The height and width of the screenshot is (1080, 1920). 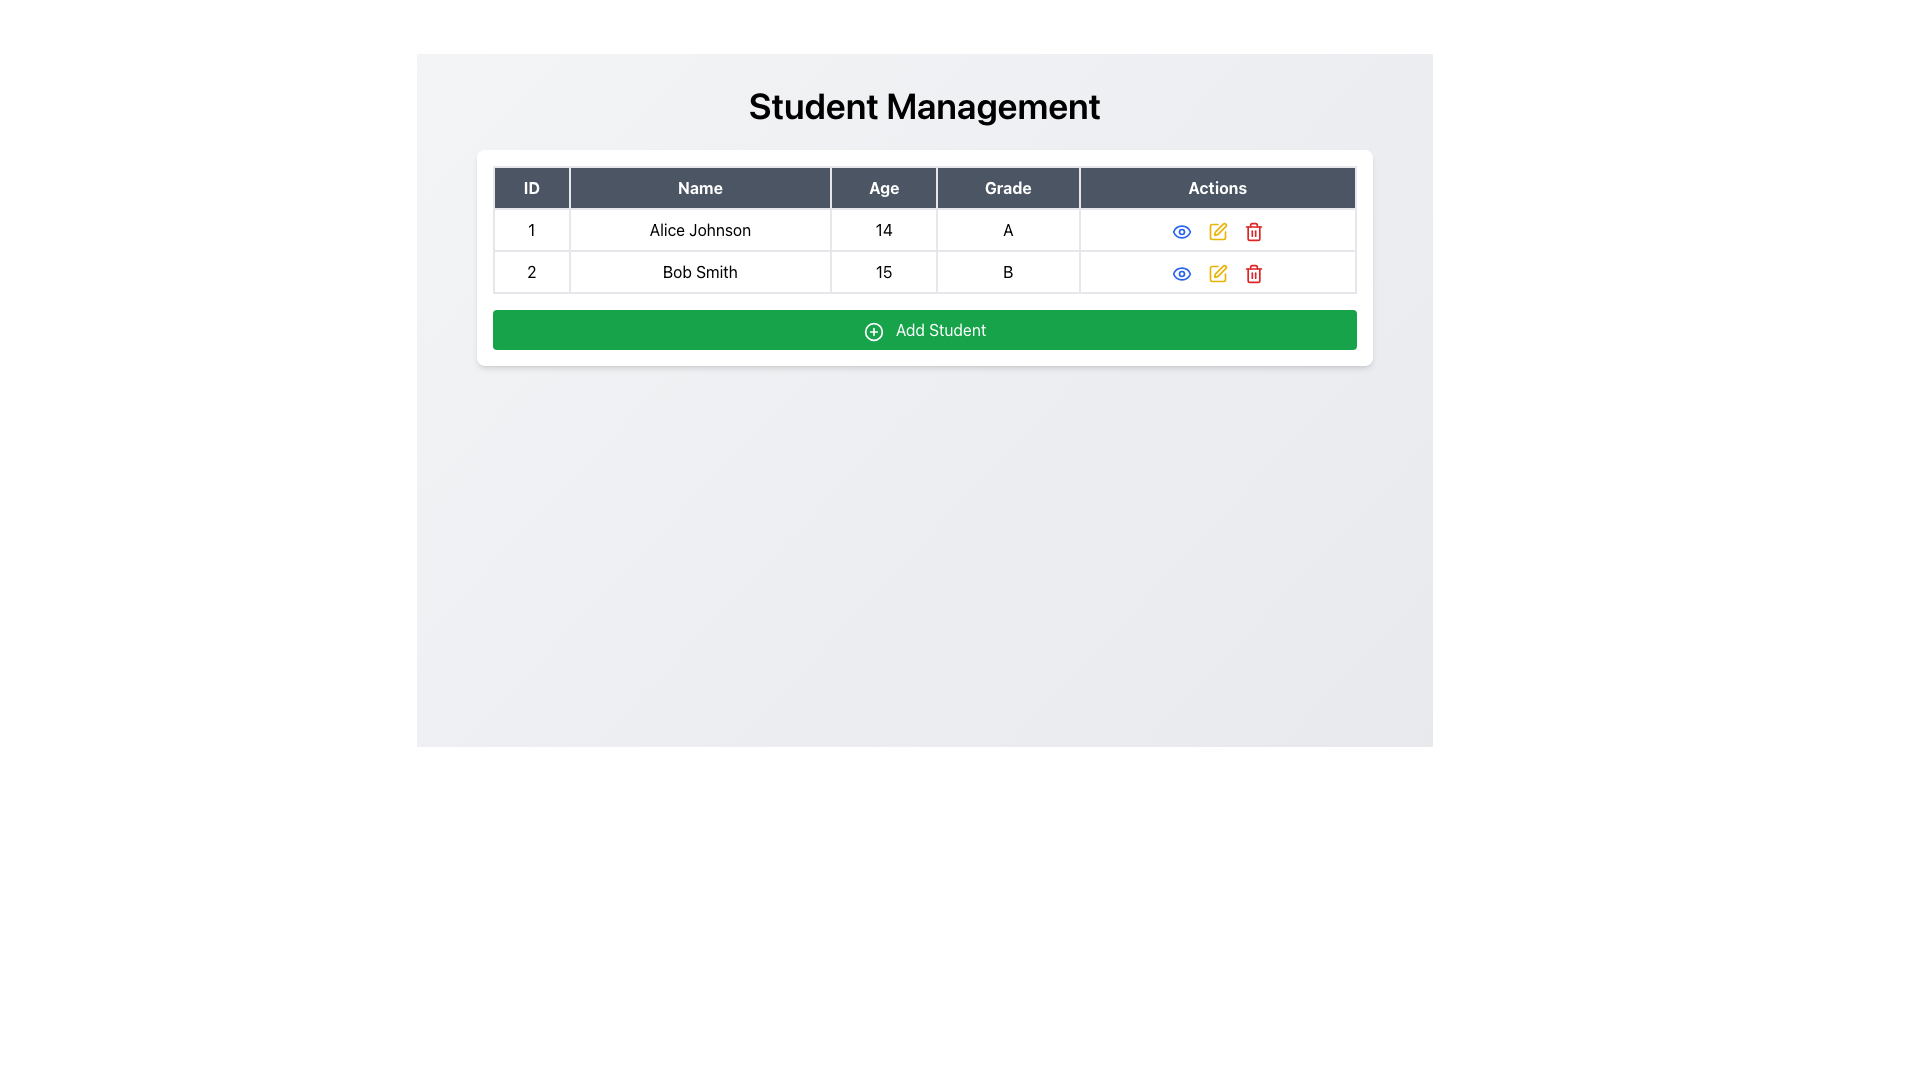 I want to click on the text label displaying '14' in bold within the table cell under the 'Age' column, so click(x=883, y=229).